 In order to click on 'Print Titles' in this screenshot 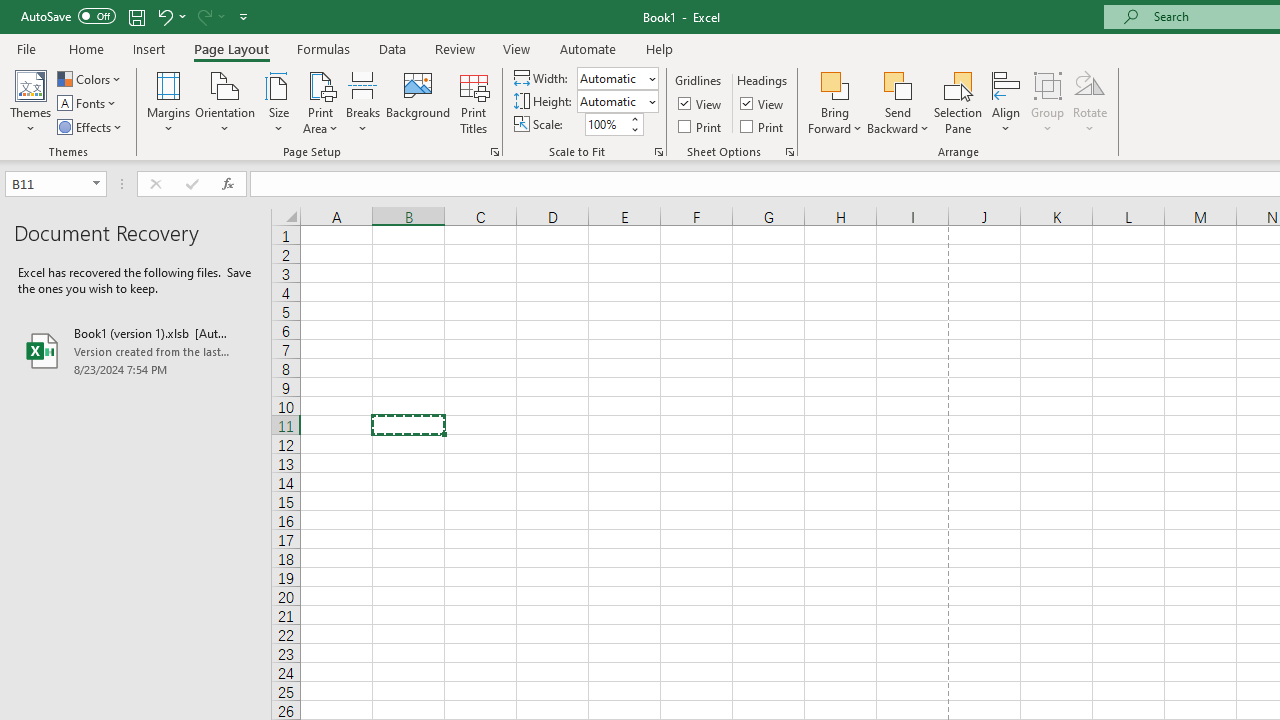, I will do `click(473, 103)`.